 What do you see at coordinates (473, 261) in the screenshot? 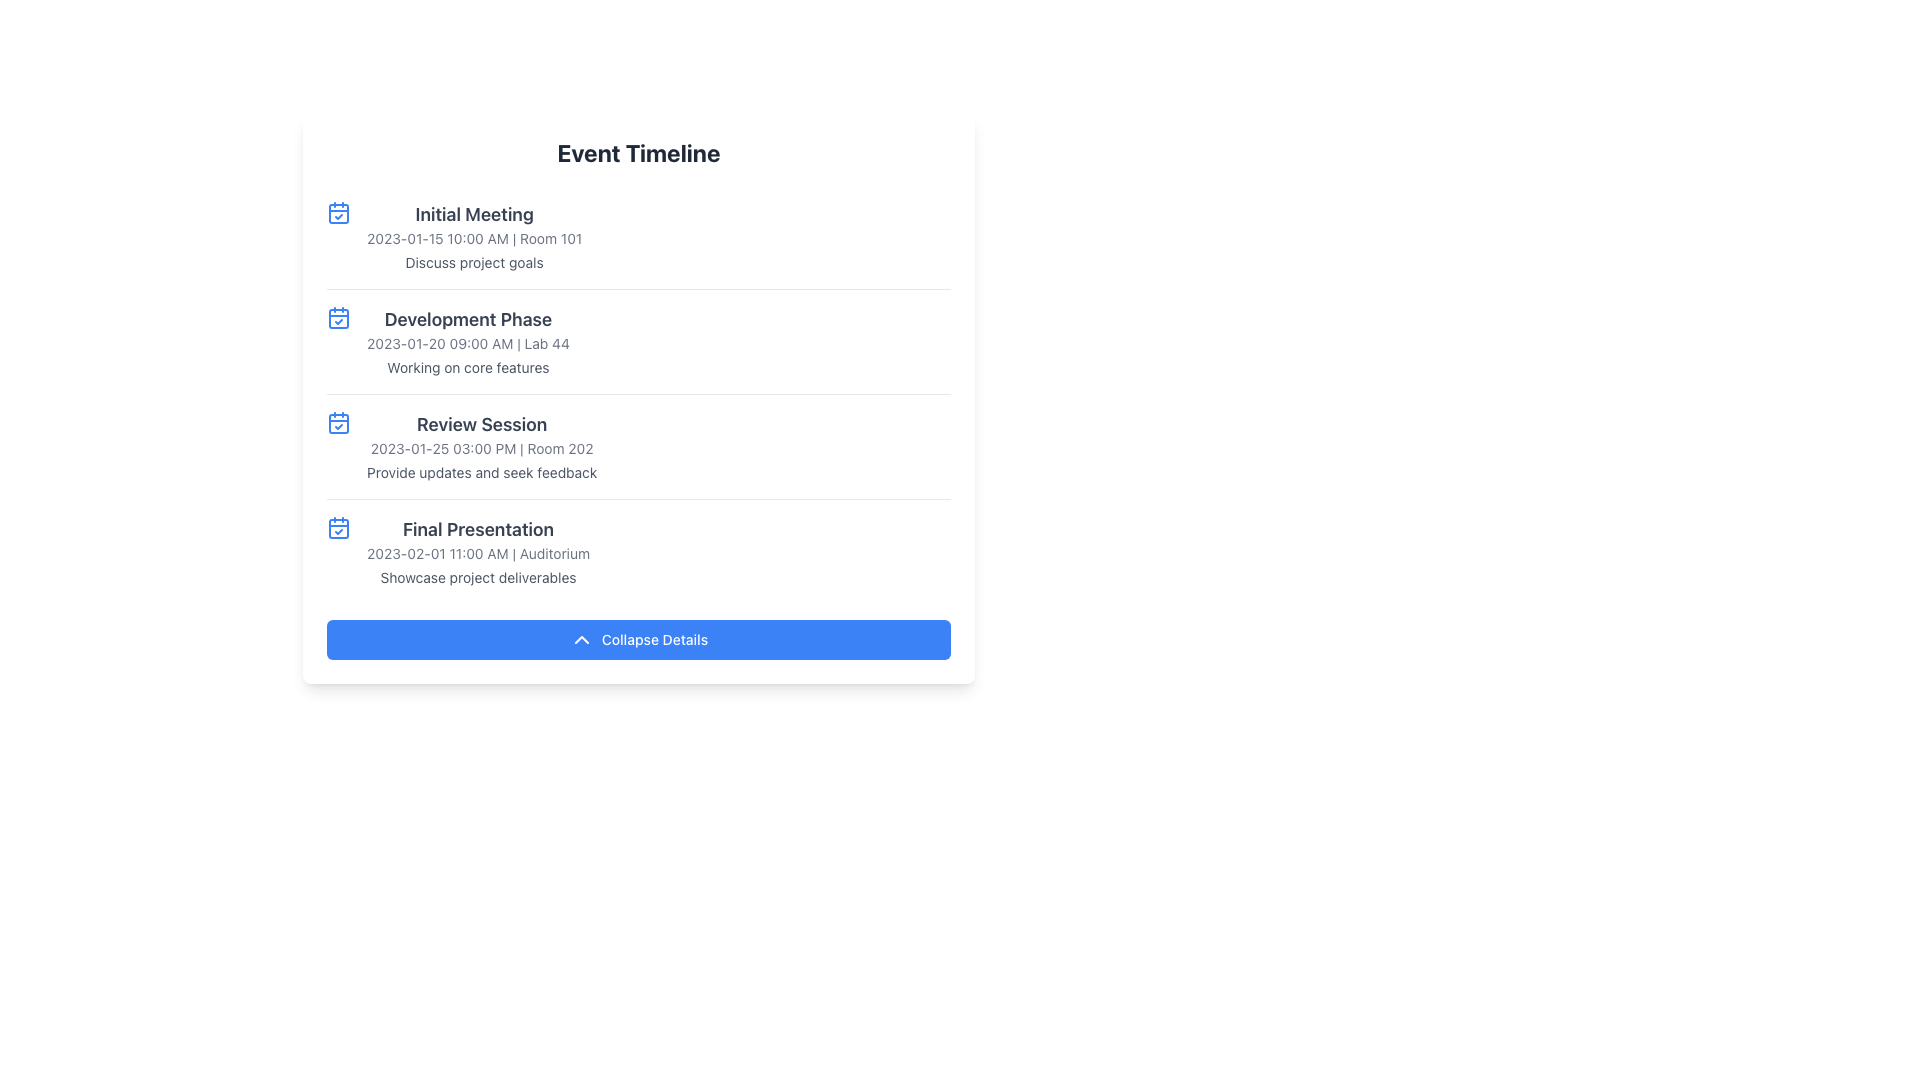
I see `text label that says 'Discuss project goals', which is styled in a subdued gray font and located under the 'Initial Meeting' event details` at bounding box center [473, 261].